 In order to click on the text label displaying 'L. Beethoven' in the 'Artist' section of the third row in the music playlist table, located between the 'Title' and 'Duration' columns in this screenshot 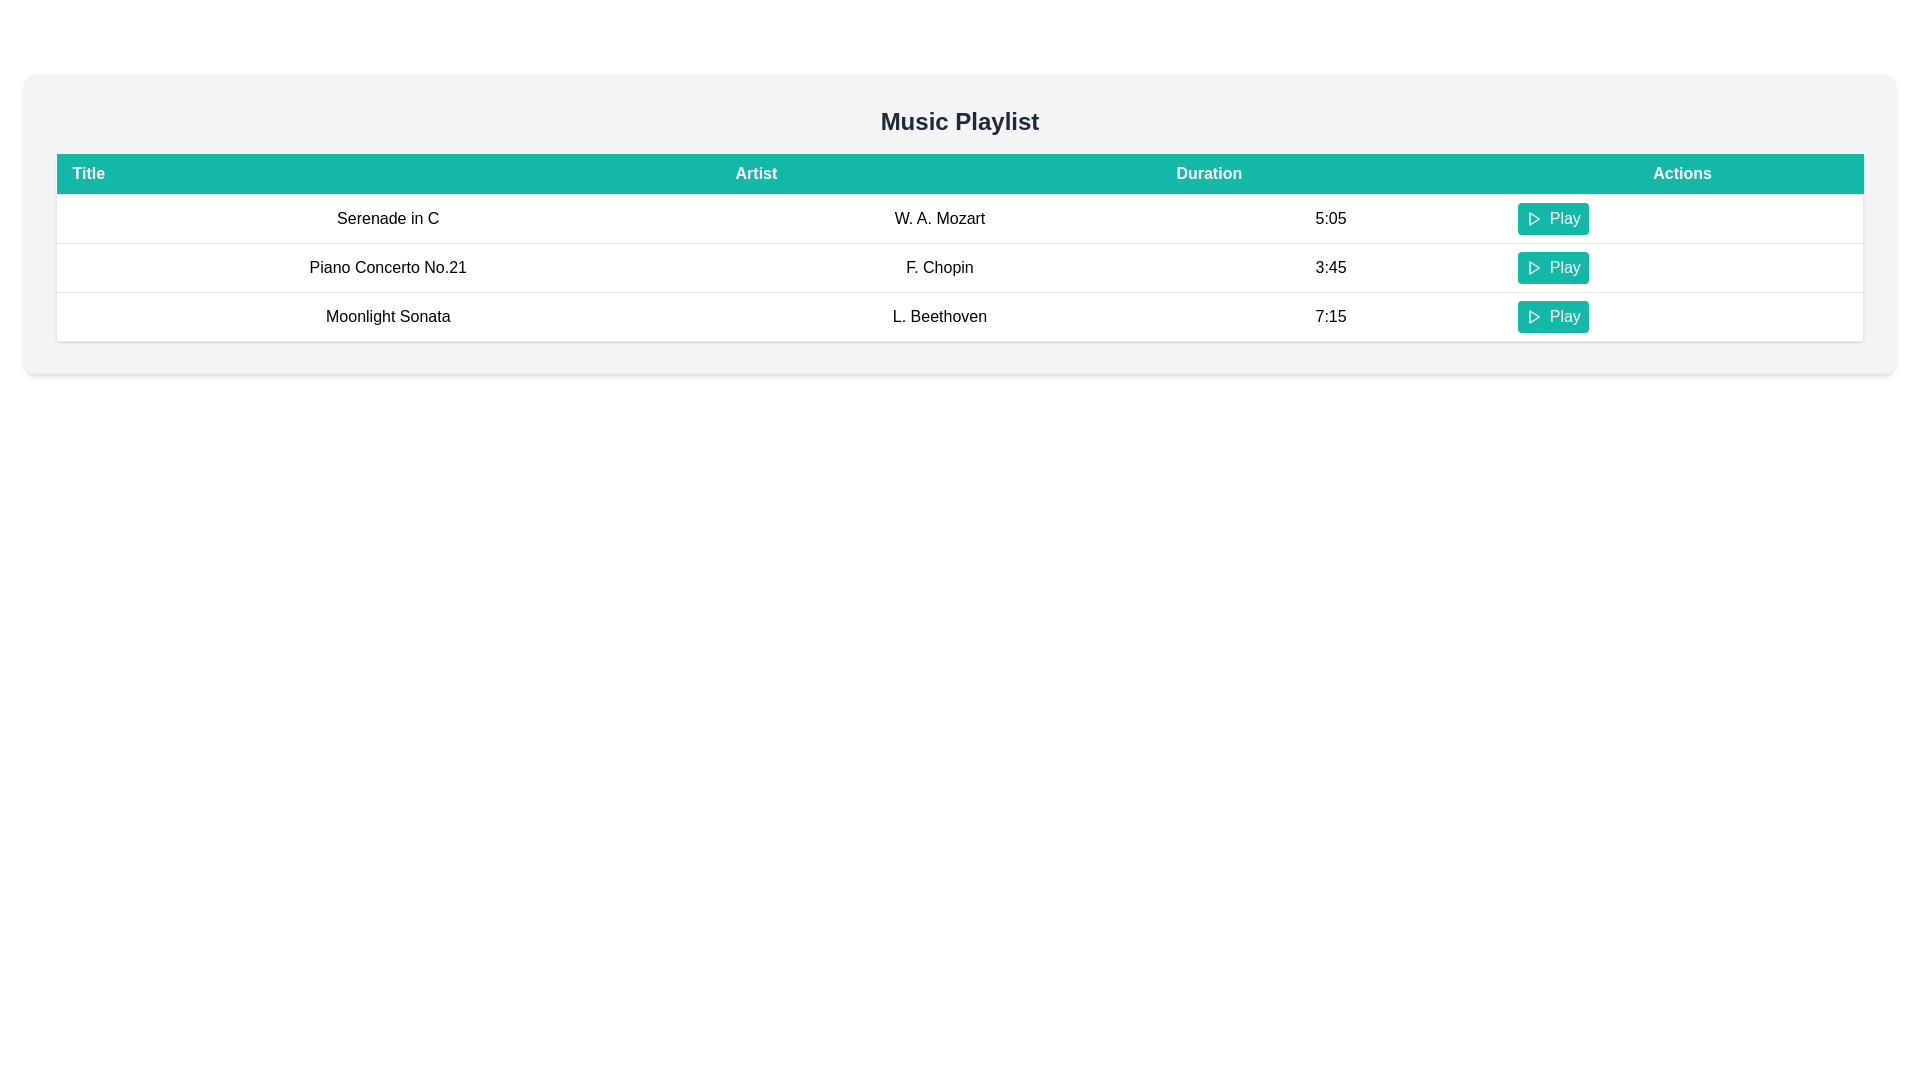, I will do `click(939, 315)`.